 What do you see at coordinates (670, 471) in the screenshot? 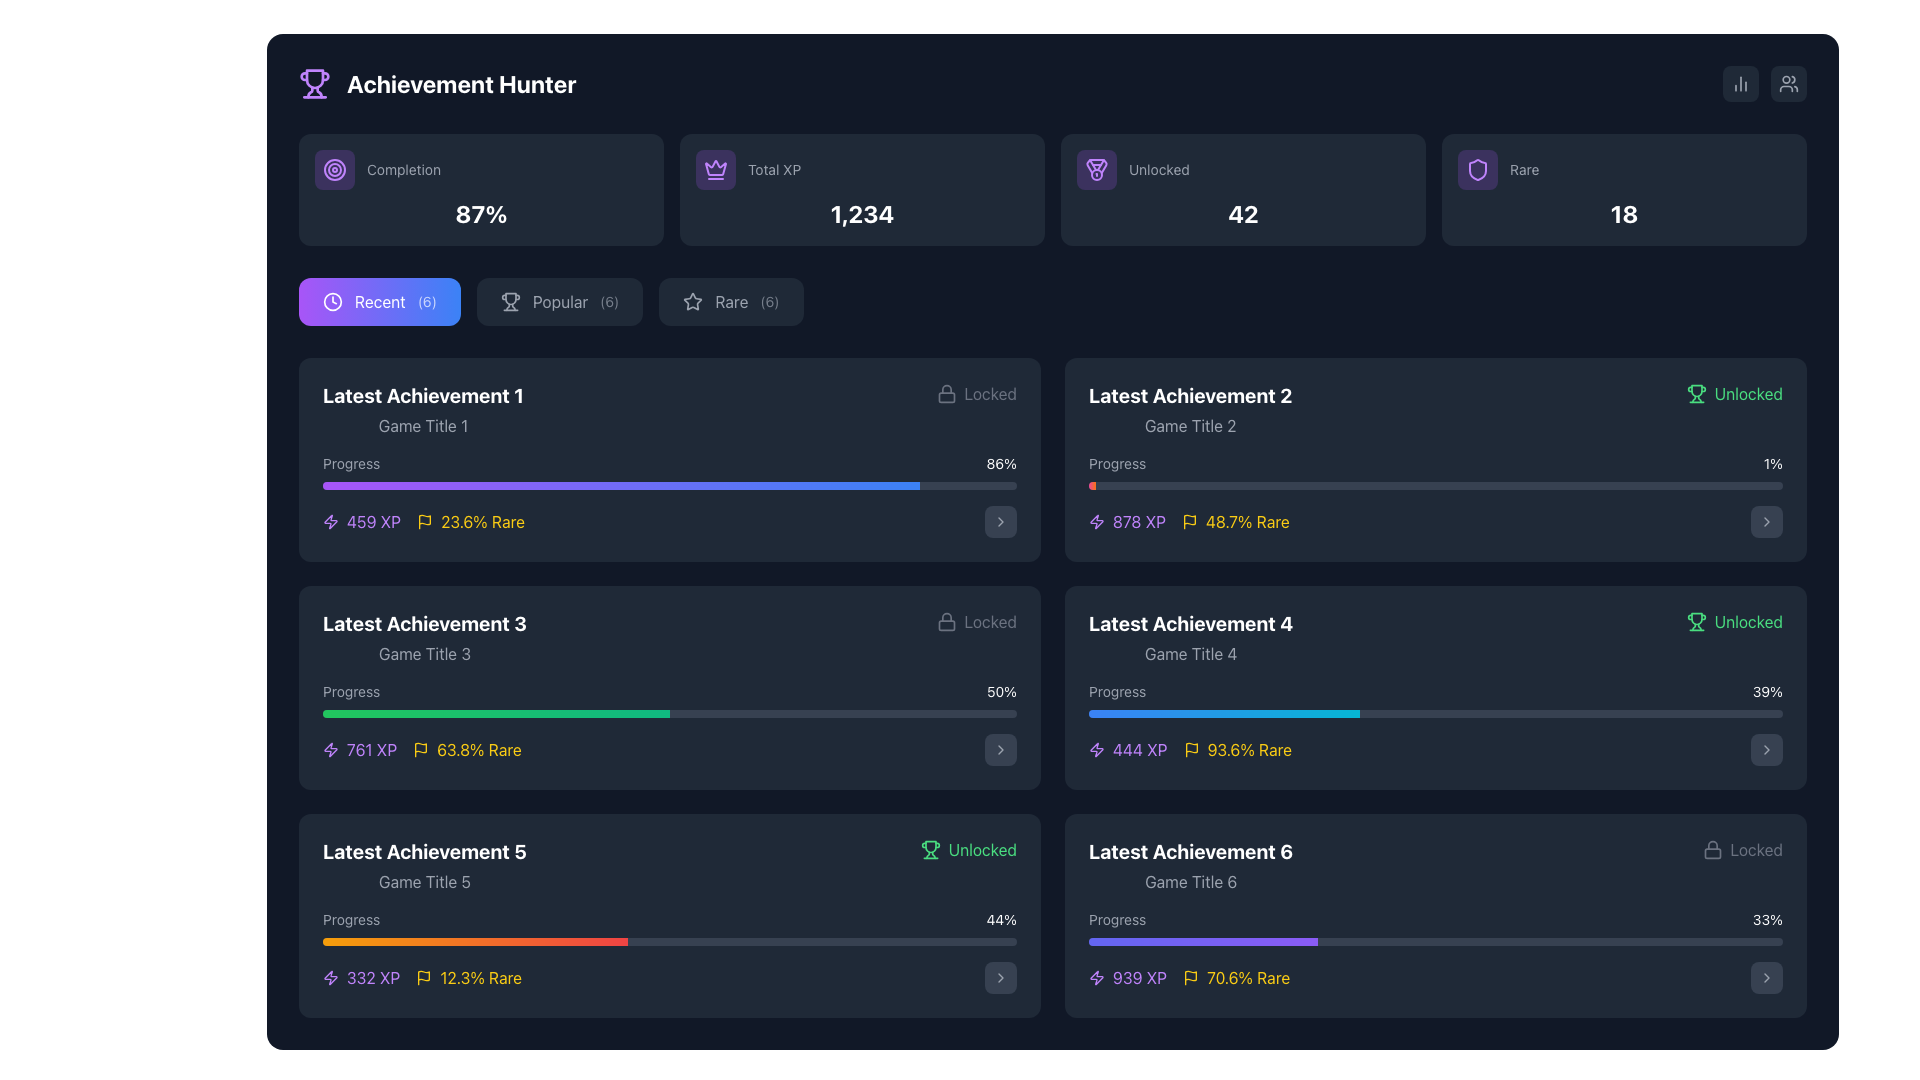
I see `the percentage text '86%' displayed at the right end of the progress bar within the 'Latest Achievement 1' card` at bounding box center [670, 471].